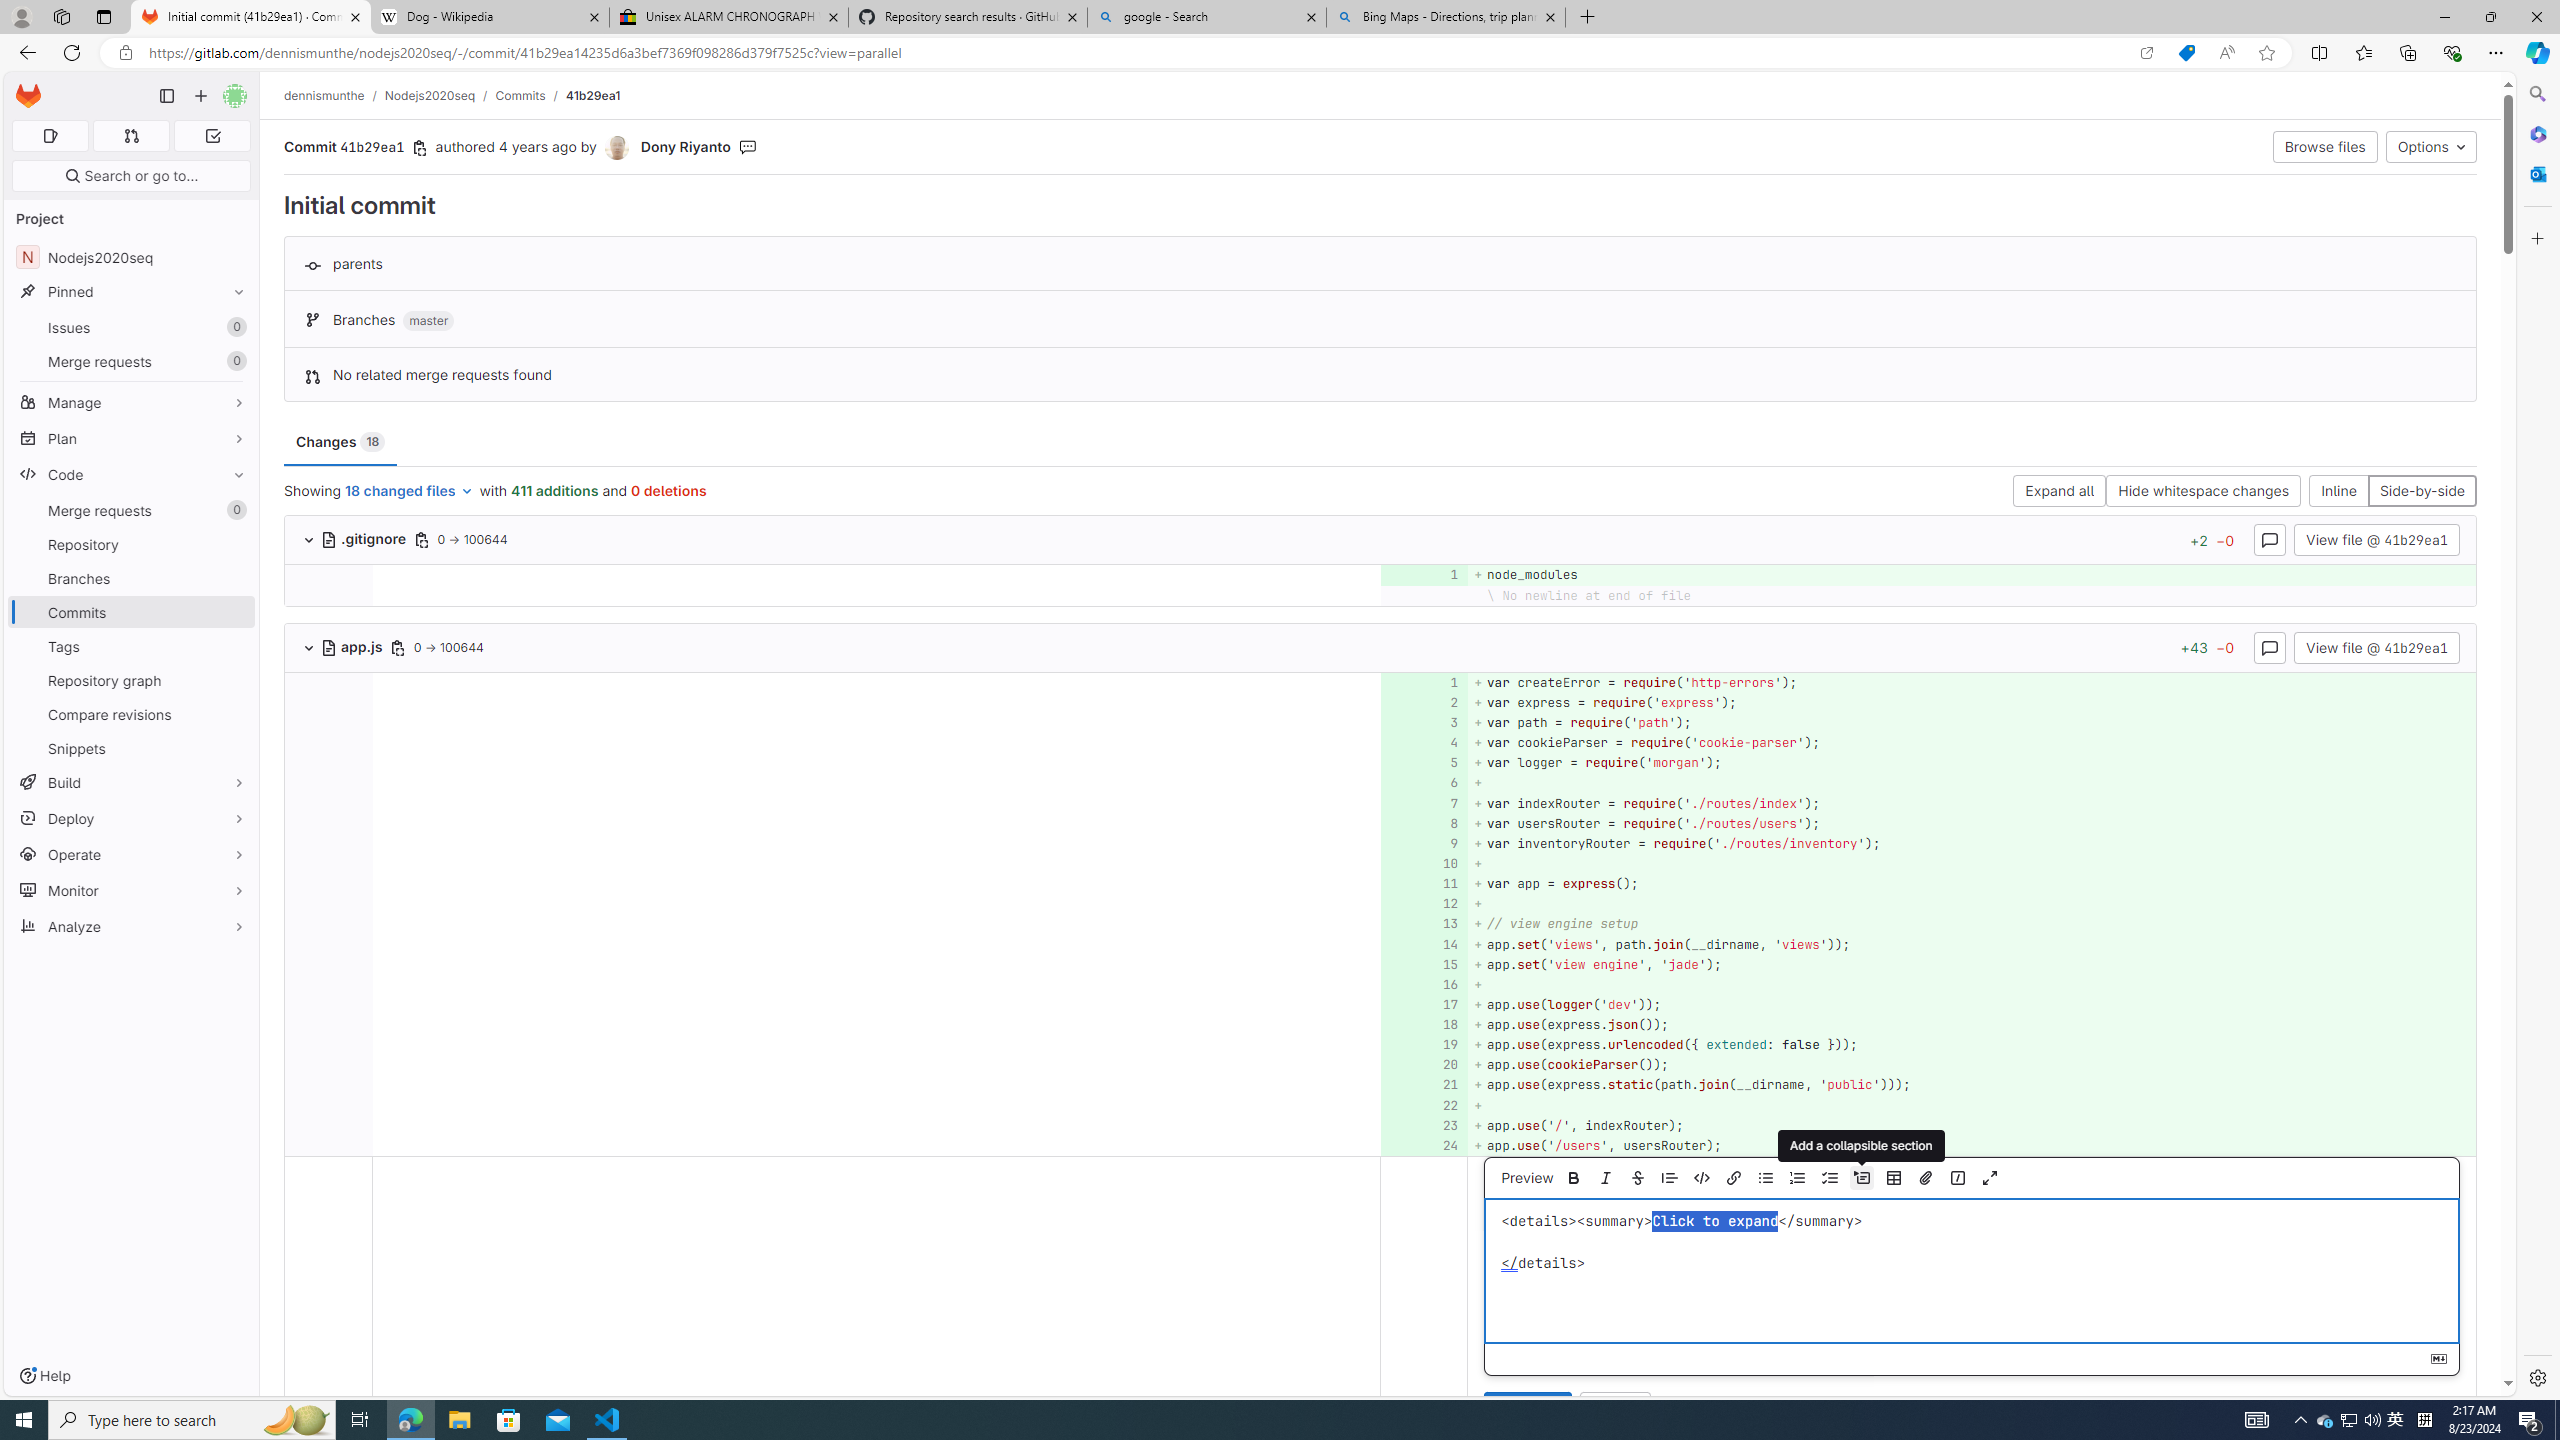 The image size is (2560, 1440). I want to click on 'Monitor', so click(130, 889).